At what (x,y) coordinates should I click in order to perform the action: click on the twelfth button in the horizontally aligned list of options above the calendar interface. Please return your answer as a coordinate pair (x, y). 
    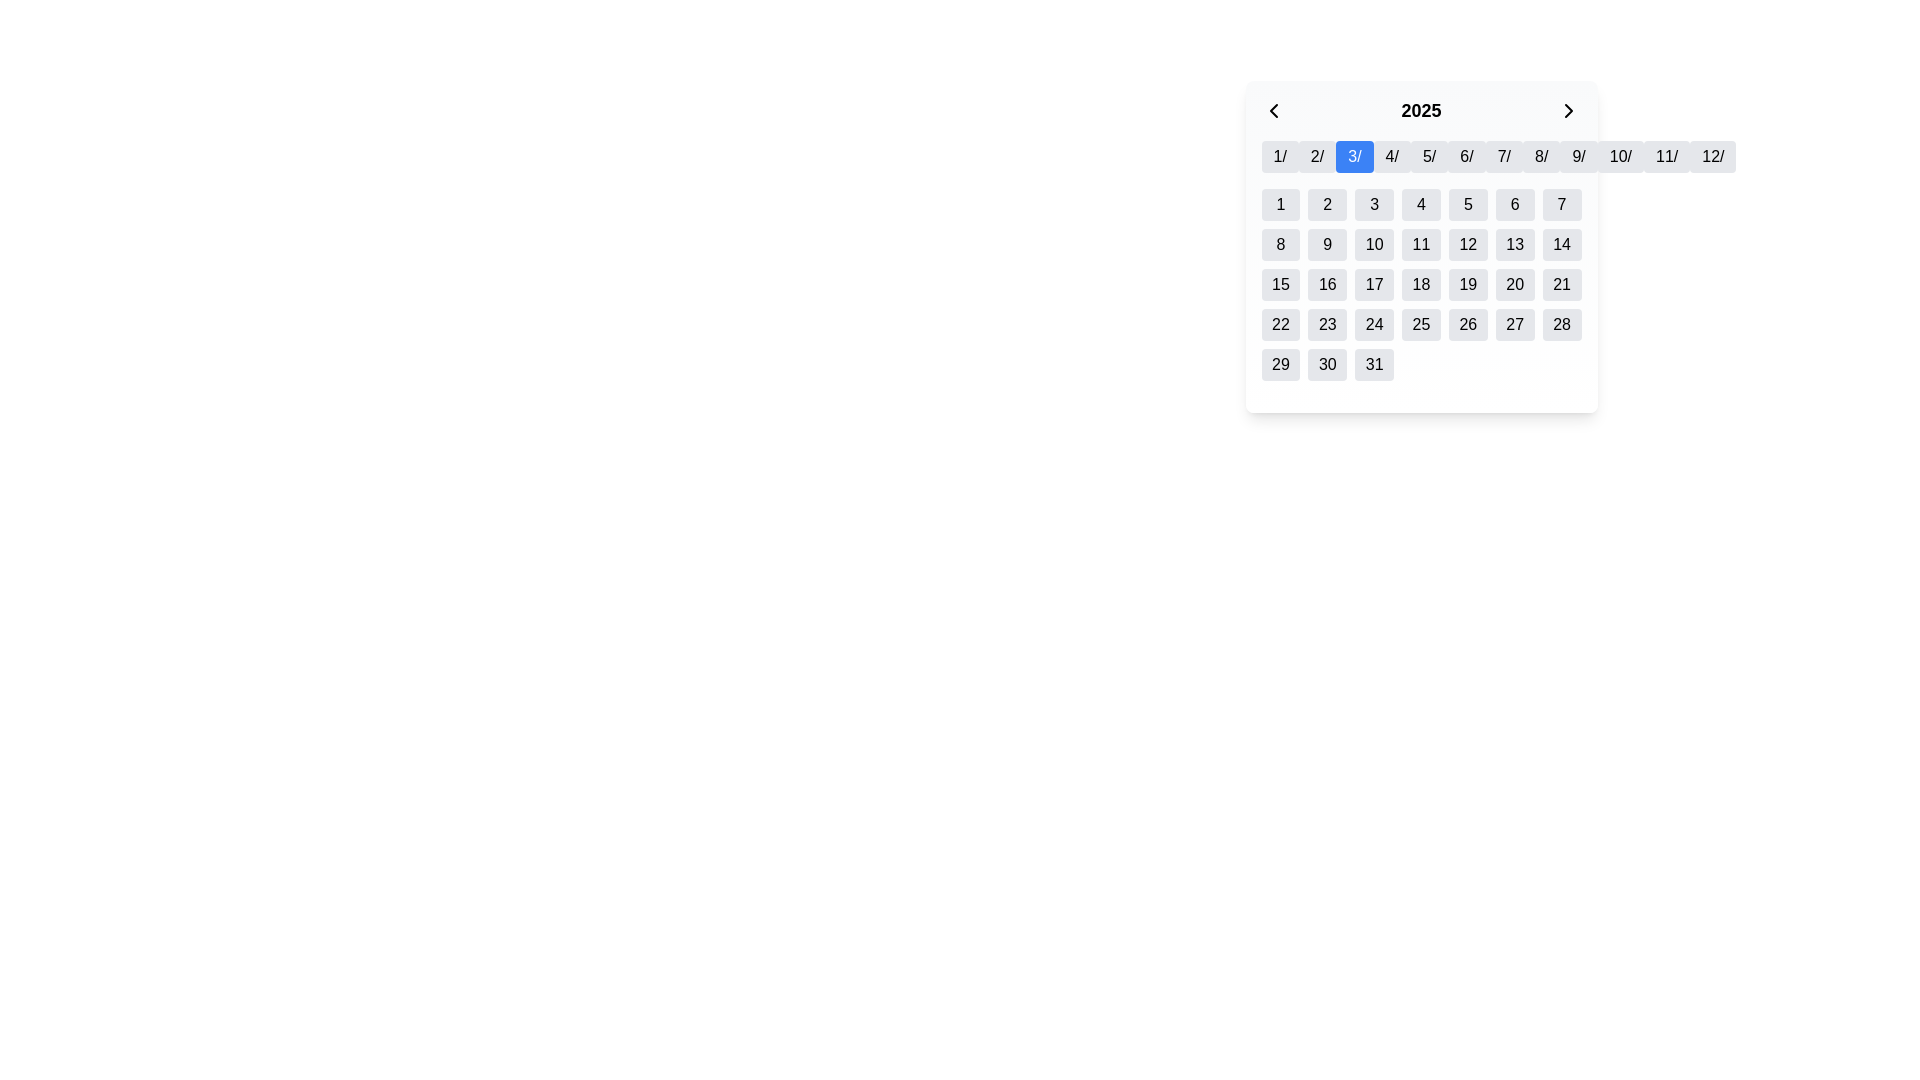
    Looking at the image, I should click on (1712, 156).